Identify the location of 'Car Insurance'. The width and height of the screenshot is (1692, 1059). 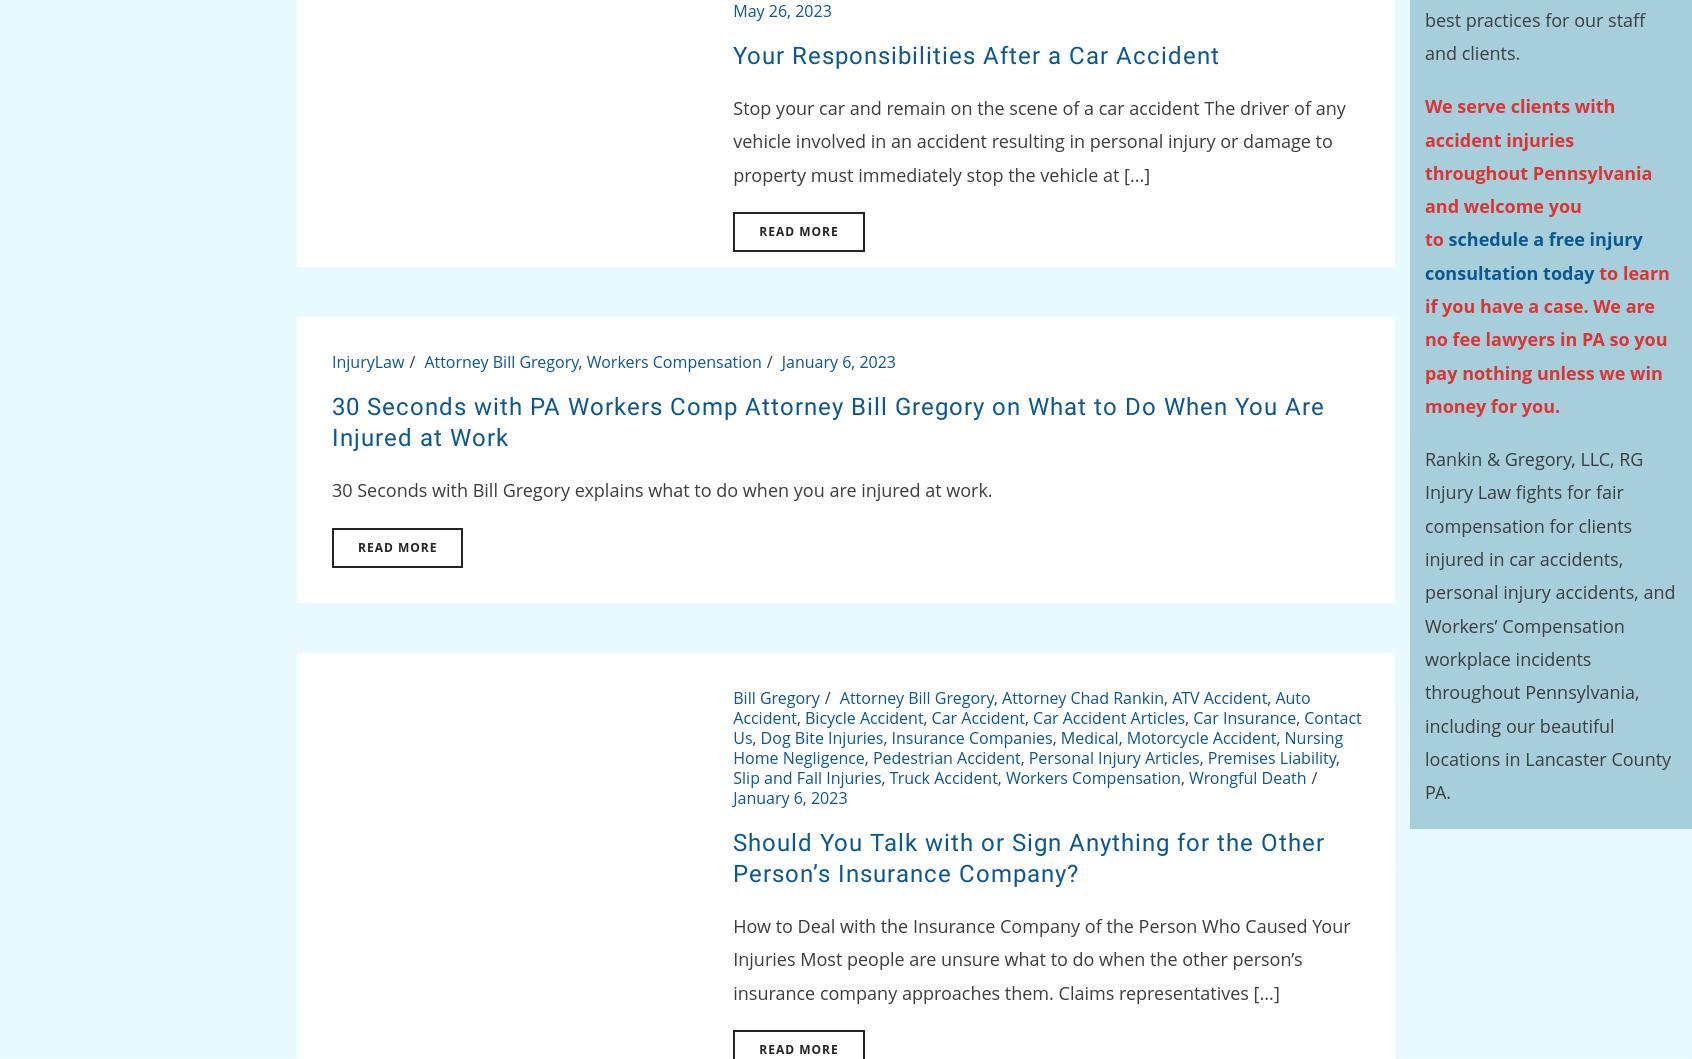
(1244, 717).